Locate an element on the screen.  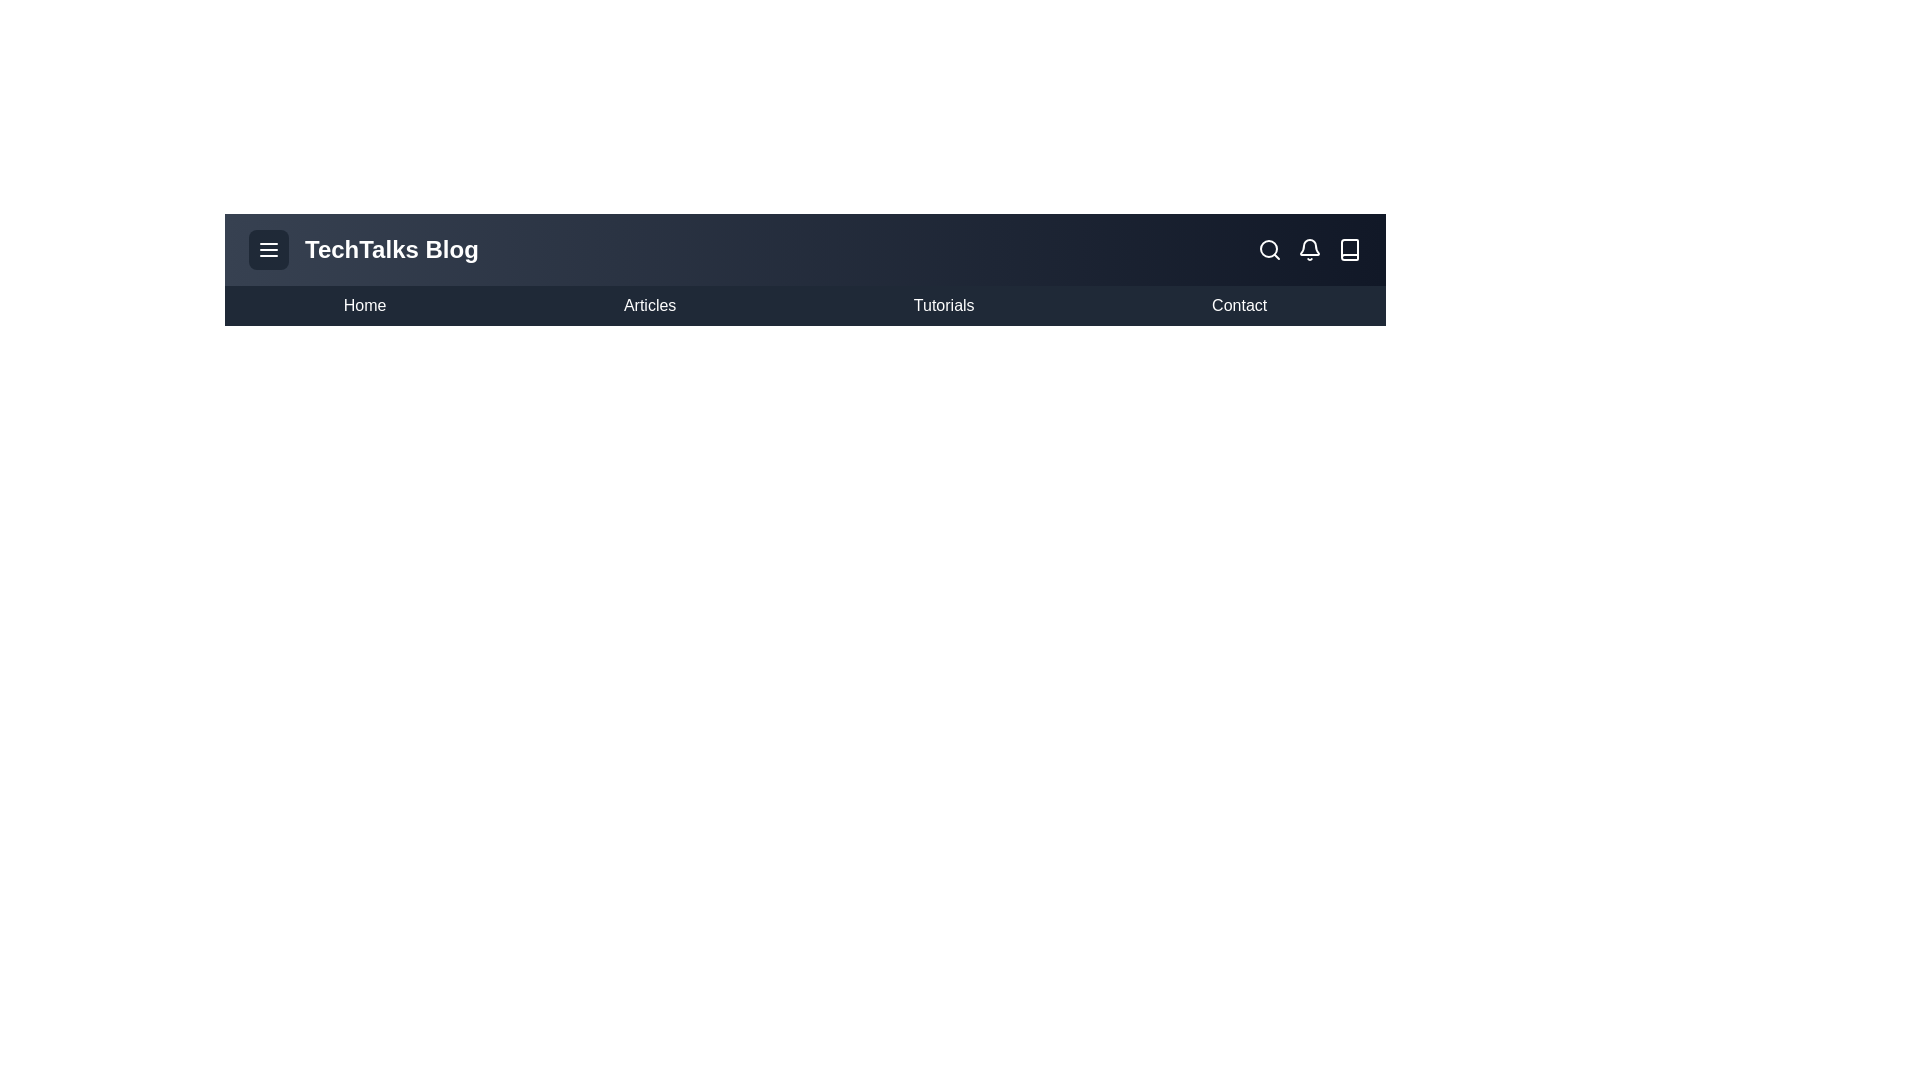
the menu button to toggle the navigation menu visibility is located at coordinates (267, 249).